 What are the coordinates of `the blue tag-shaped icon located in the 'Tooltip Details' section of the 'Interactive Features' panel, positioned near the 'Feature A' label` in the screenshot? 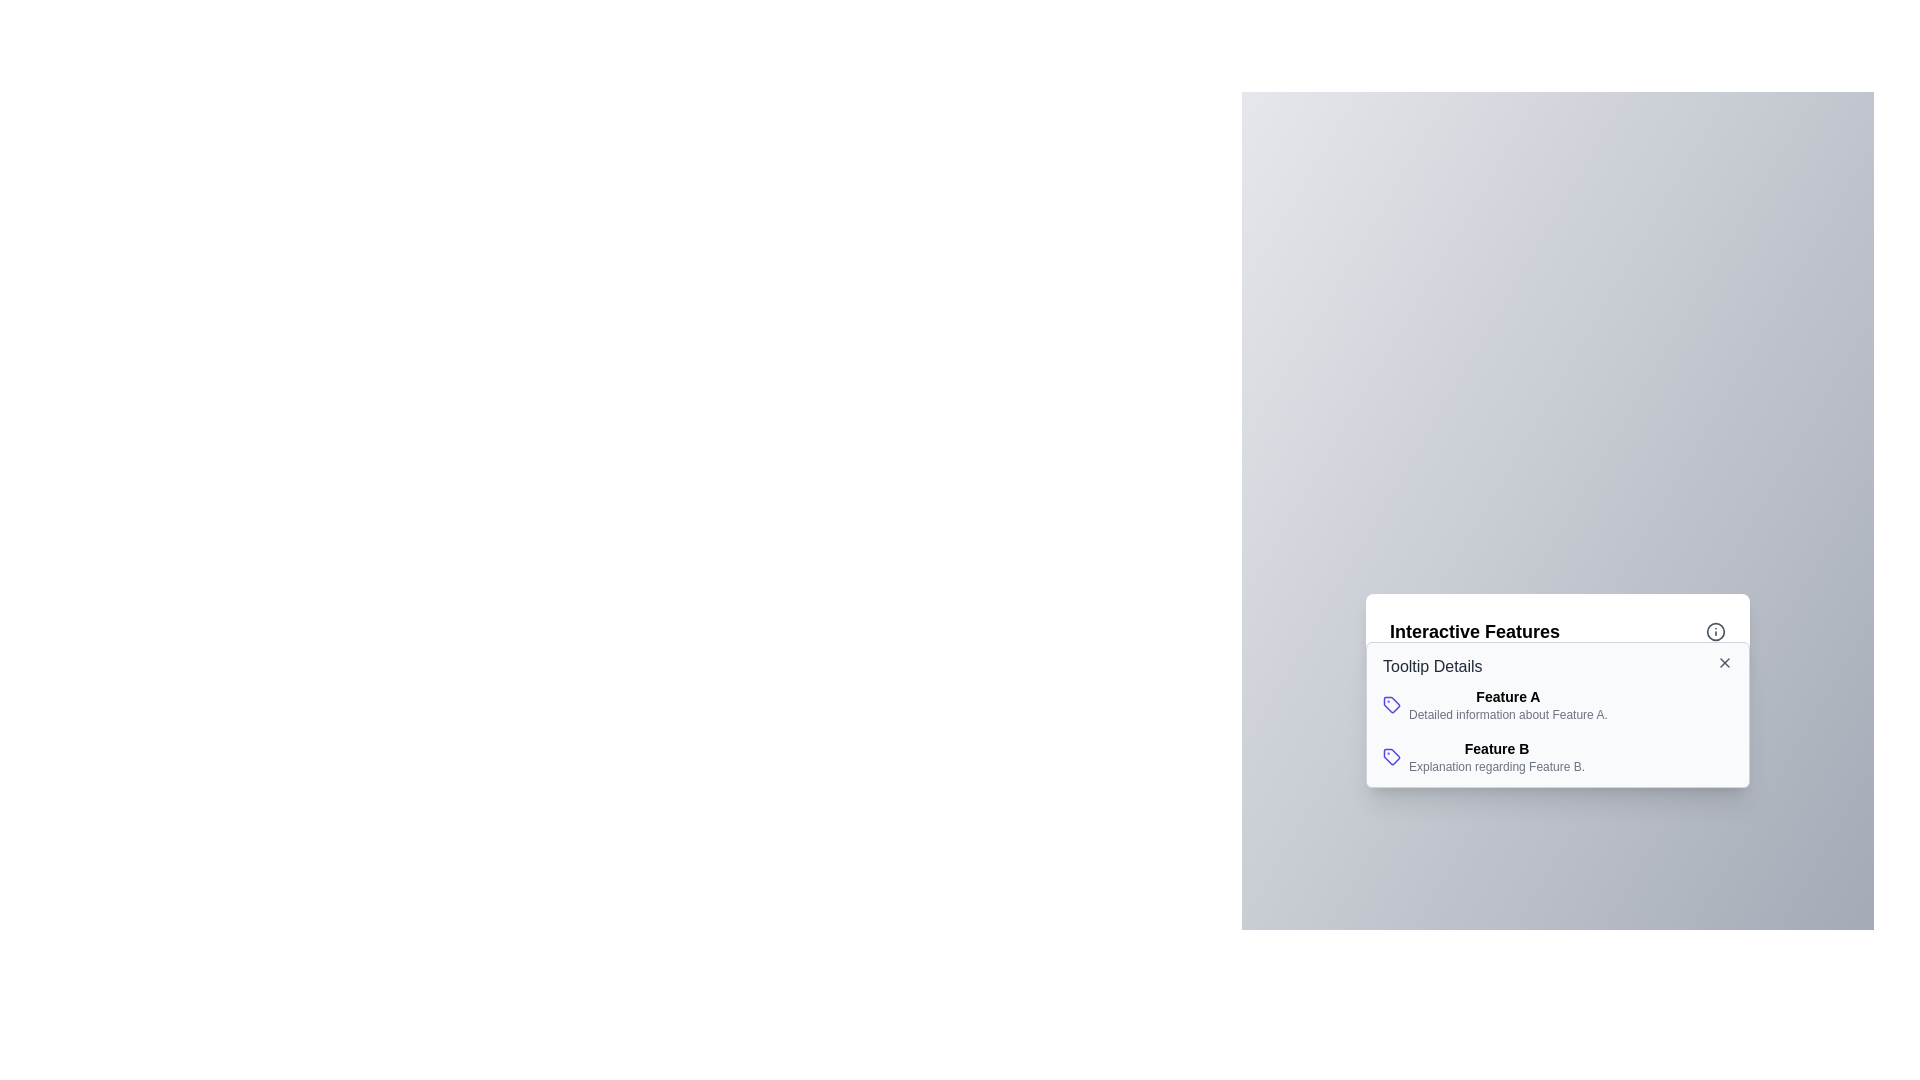 It's located at (1391, 756).